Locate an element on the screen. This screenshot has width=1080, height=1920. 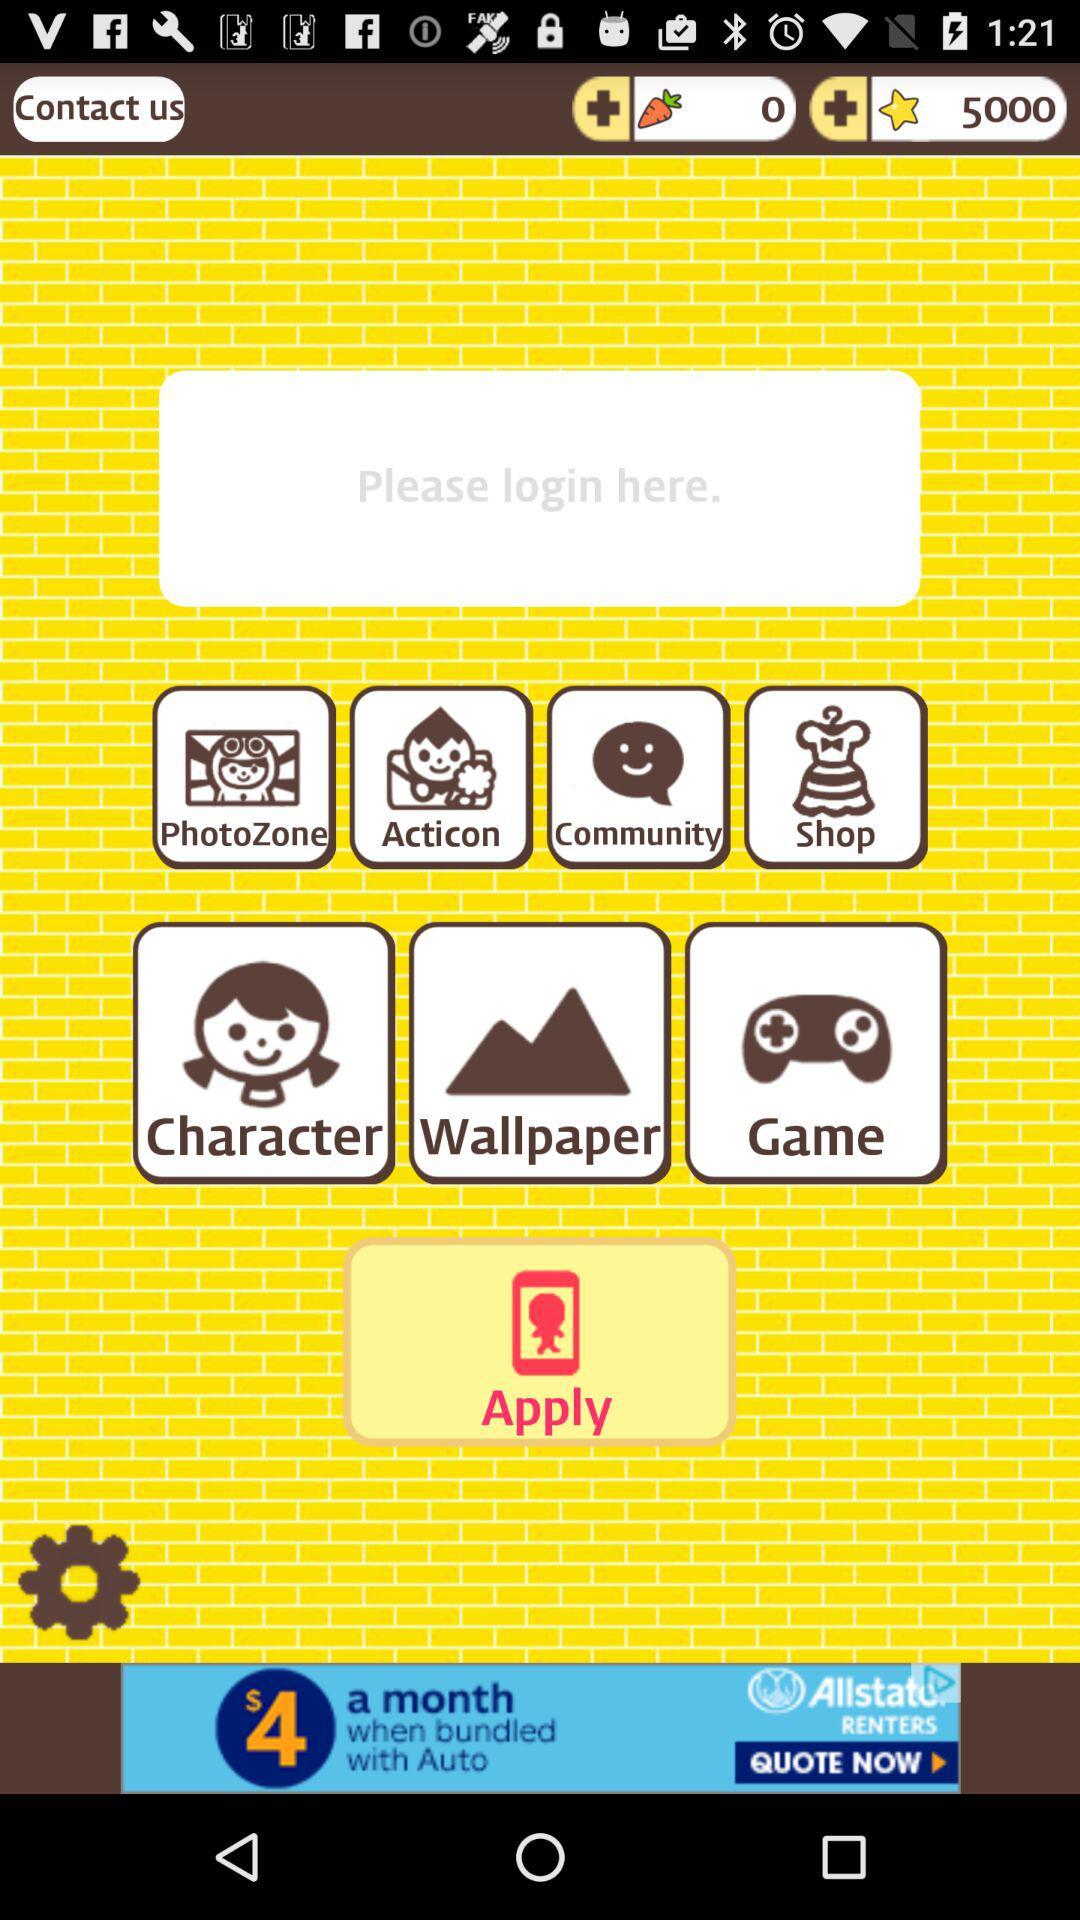
games section is located at coordinates (814, 1050).